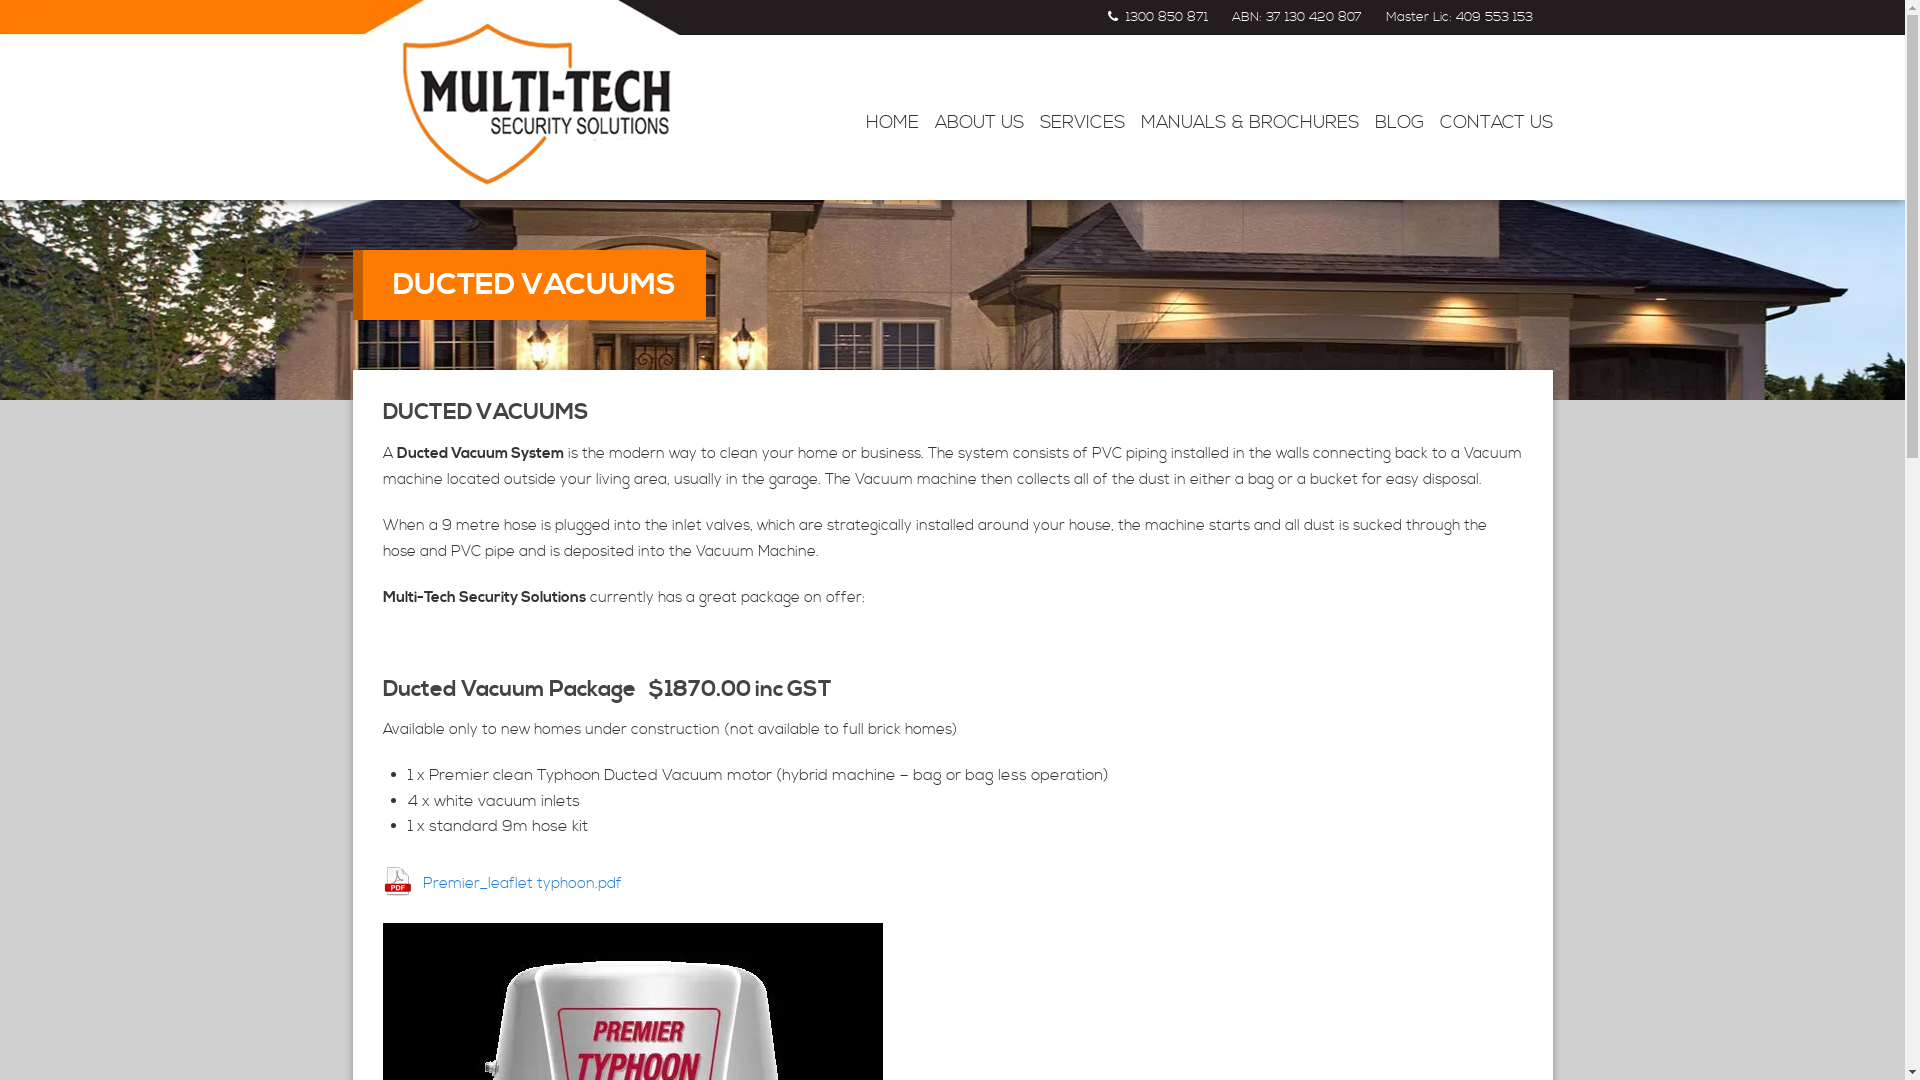 The width and height of the screenshot is (1920, 1080). What do you see at coordinates (1081, 122) in the screenshot?
I see `'SERVICES'` at bounding box center [1081, 122].